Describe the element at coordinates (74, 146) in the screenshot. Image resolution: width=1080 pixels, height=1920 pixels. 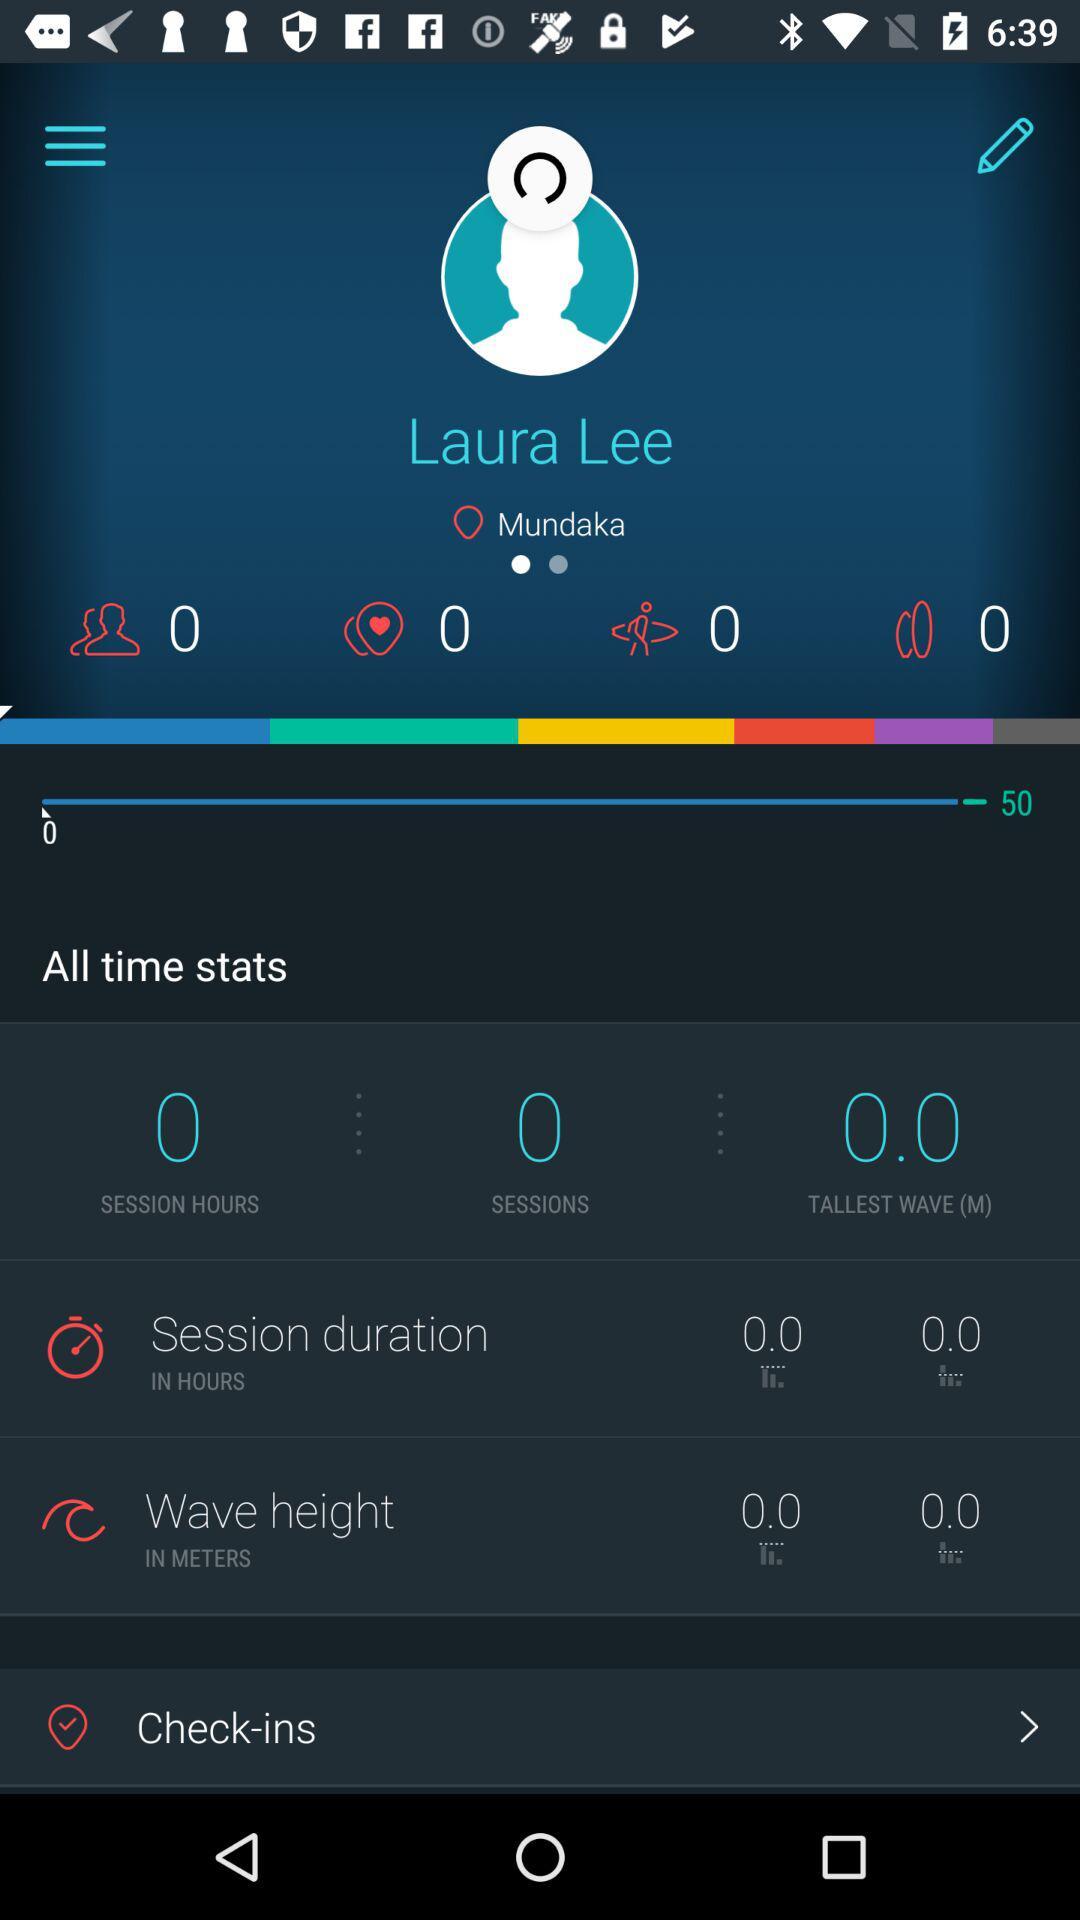
I see `the menu icon` at that location.